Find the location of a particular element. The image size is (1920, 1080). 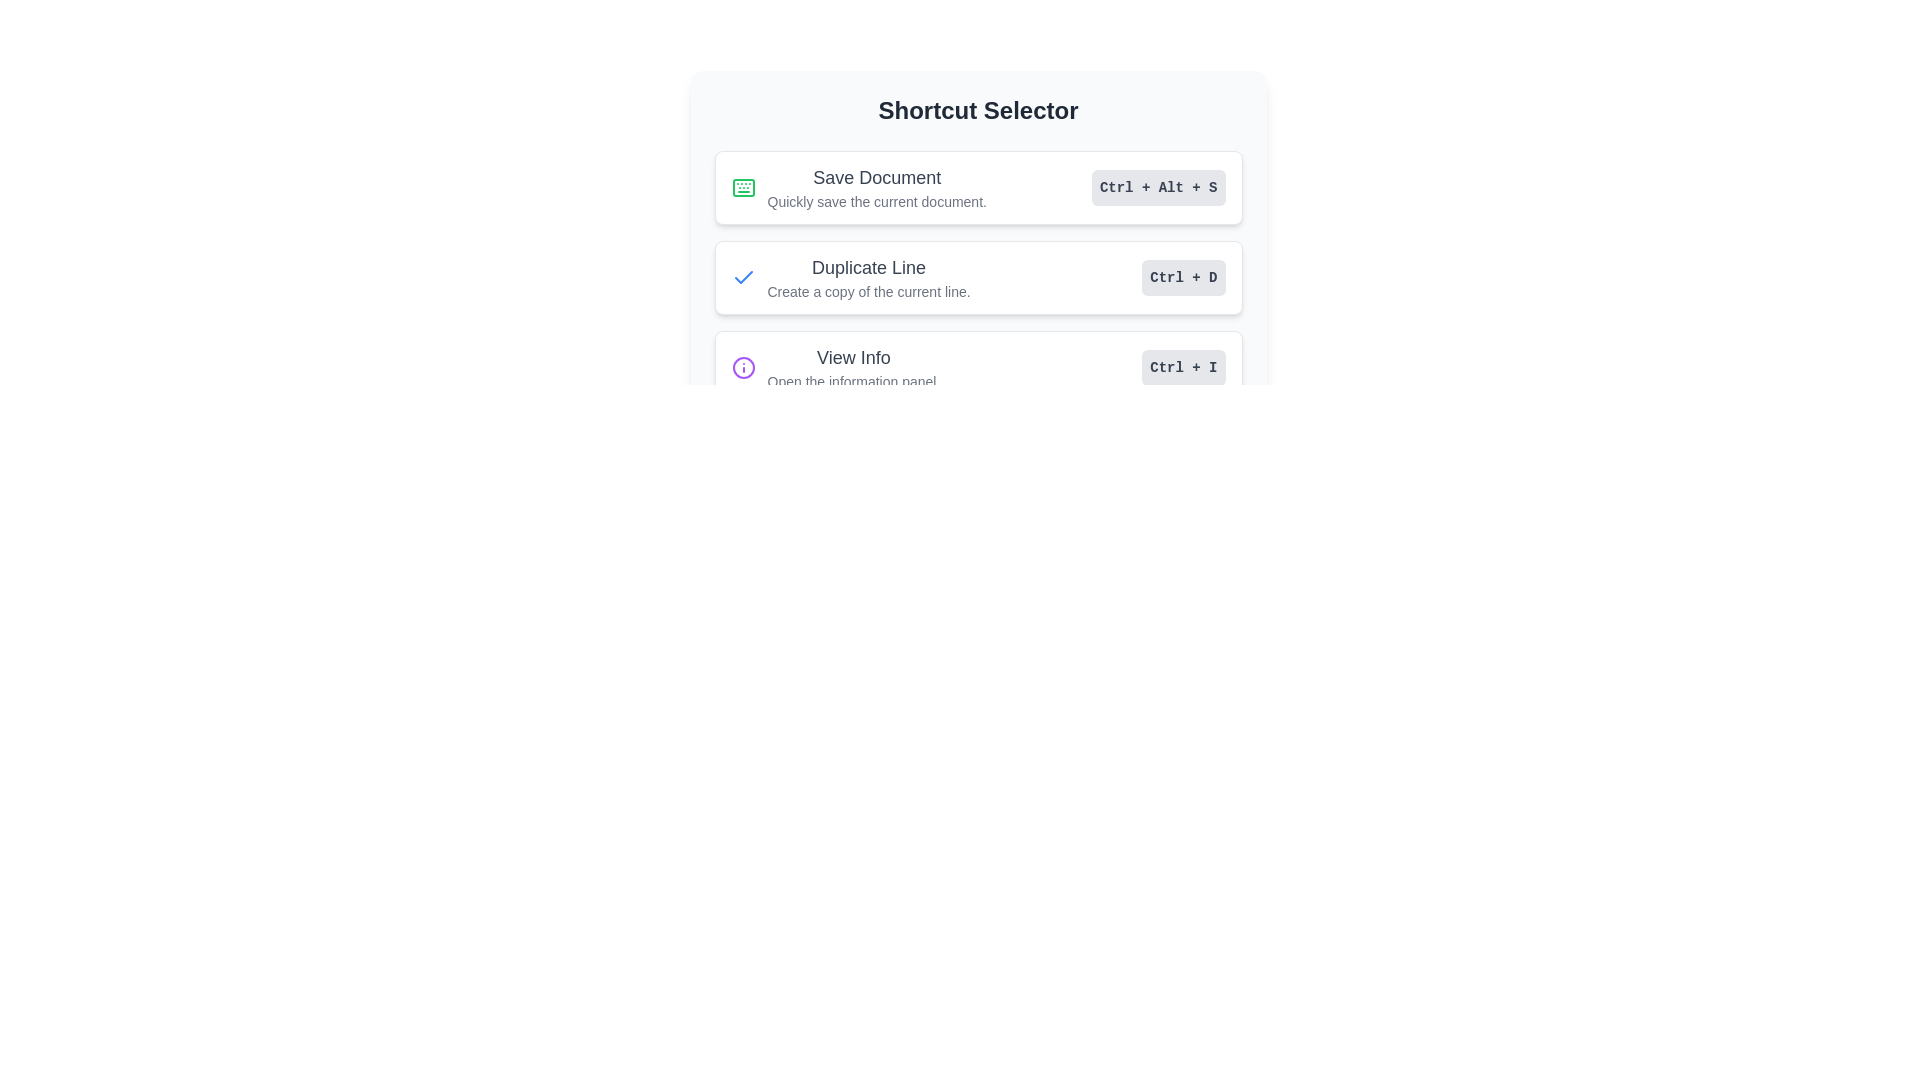

the keyboard icon representing the 'Save Document' functionality located to the left of the text 'Save Document' in the shortcut selector interface is located at coordinates (742, 188).